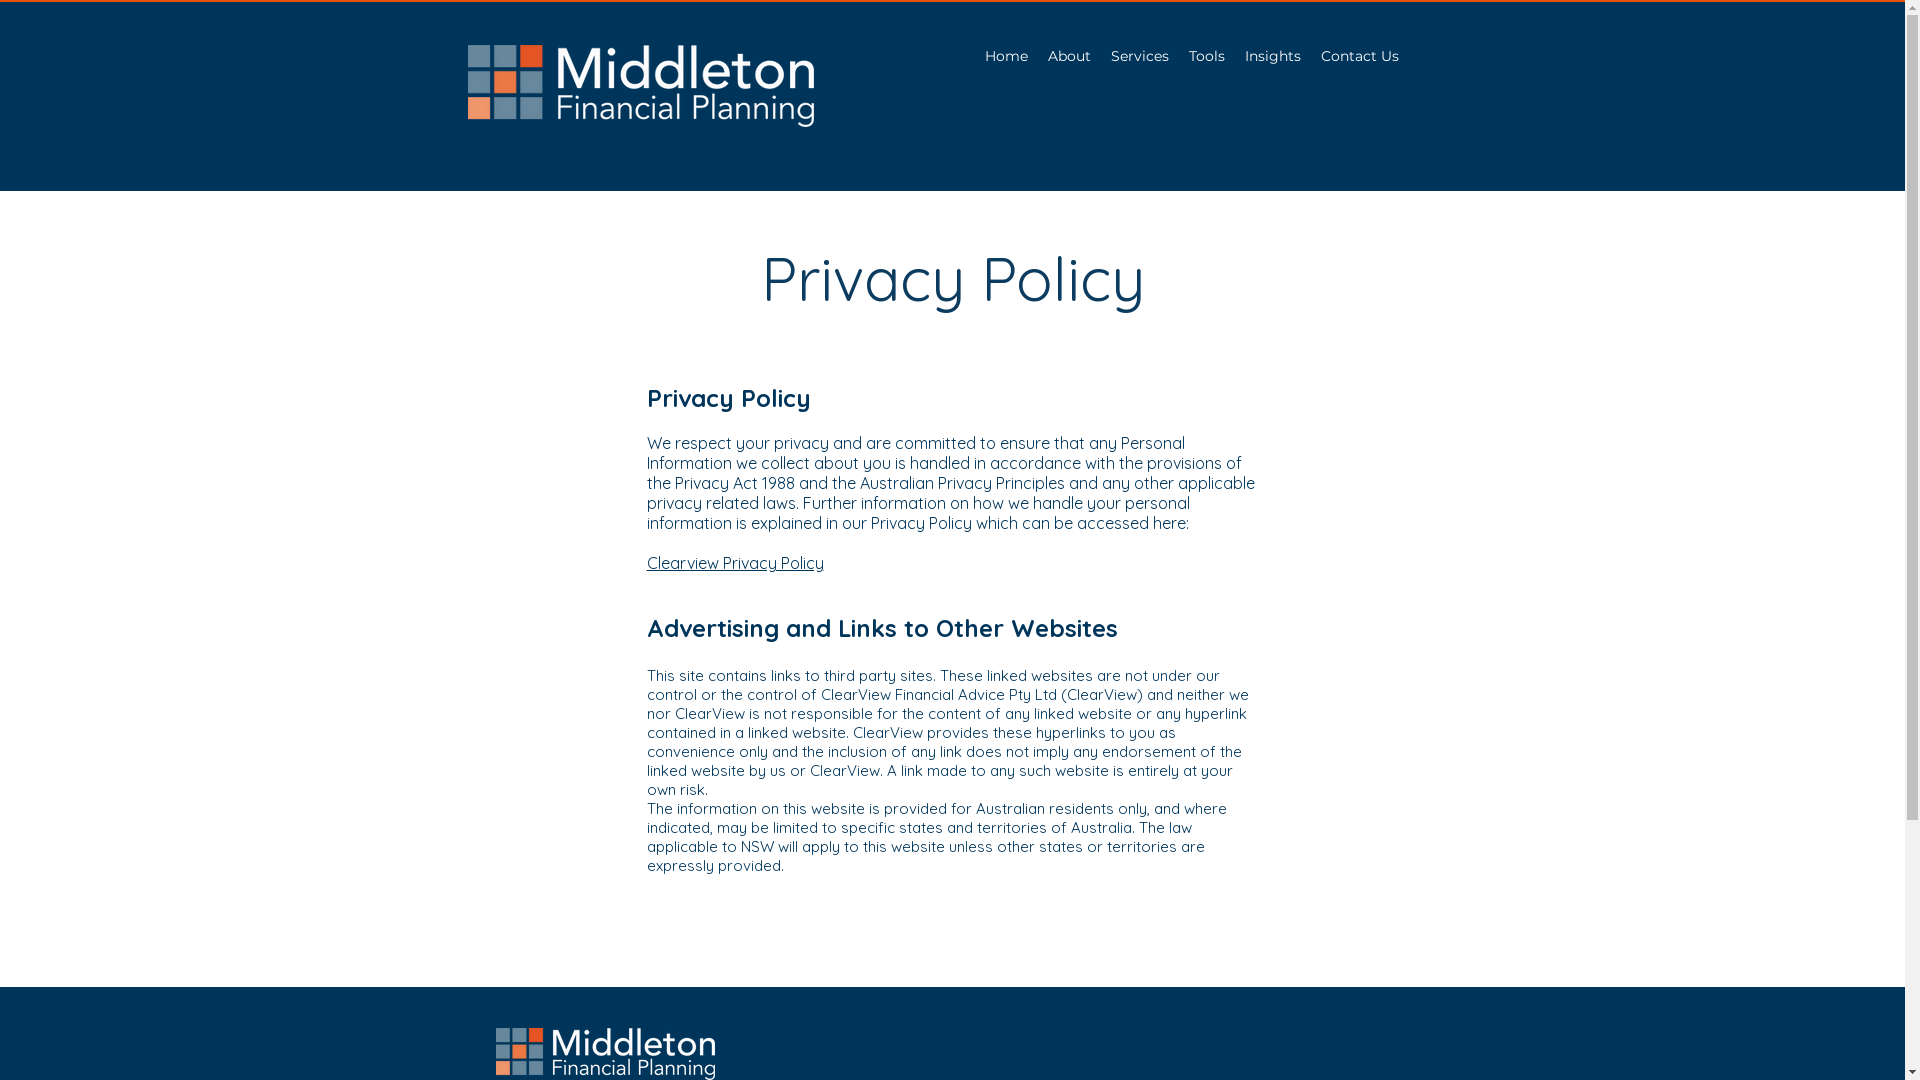 This screenshot has height=1080, width=1920. What do you see at coordinates (1005, 55) in the screenshot?
I see `'Home'` at bounding box center [1005, 55].